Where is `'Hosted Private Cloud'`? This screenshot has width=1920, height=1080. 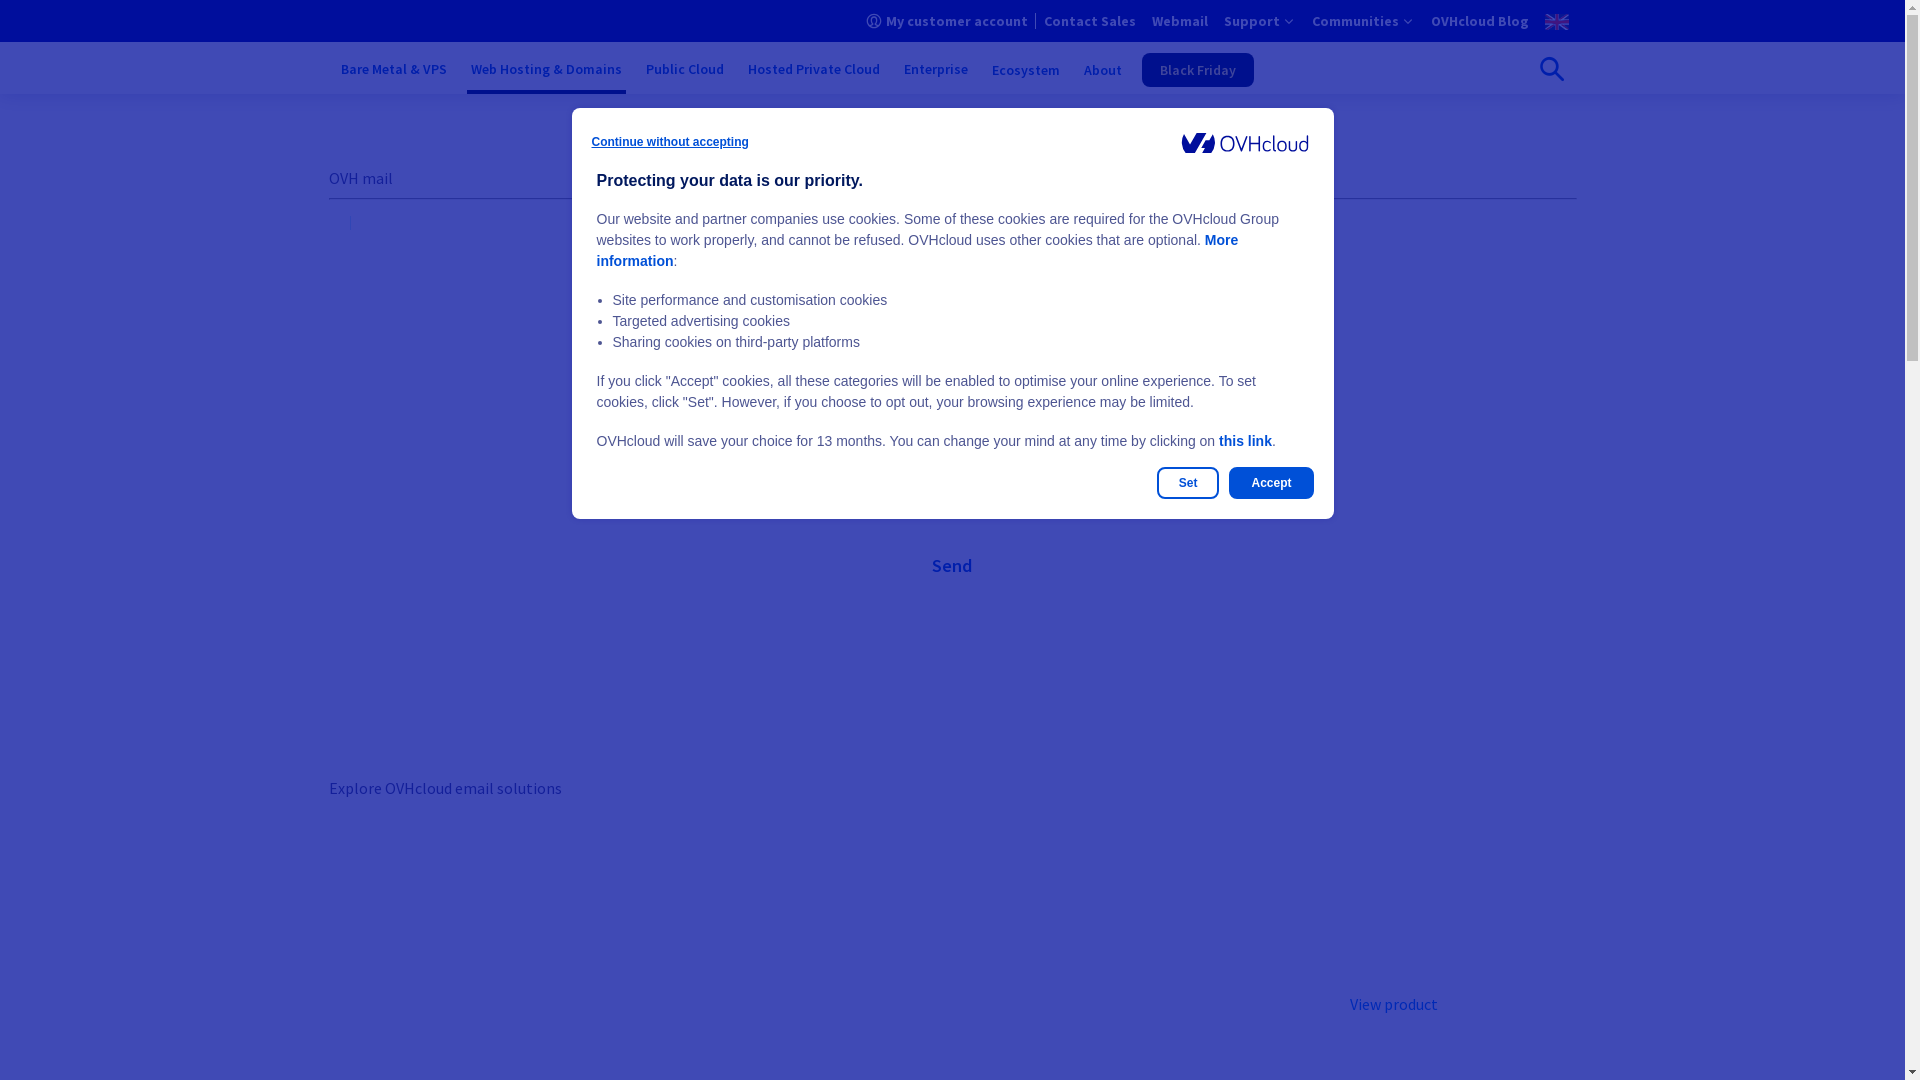
'Hosted Private Cloud' is located at coordinates (743, 68).